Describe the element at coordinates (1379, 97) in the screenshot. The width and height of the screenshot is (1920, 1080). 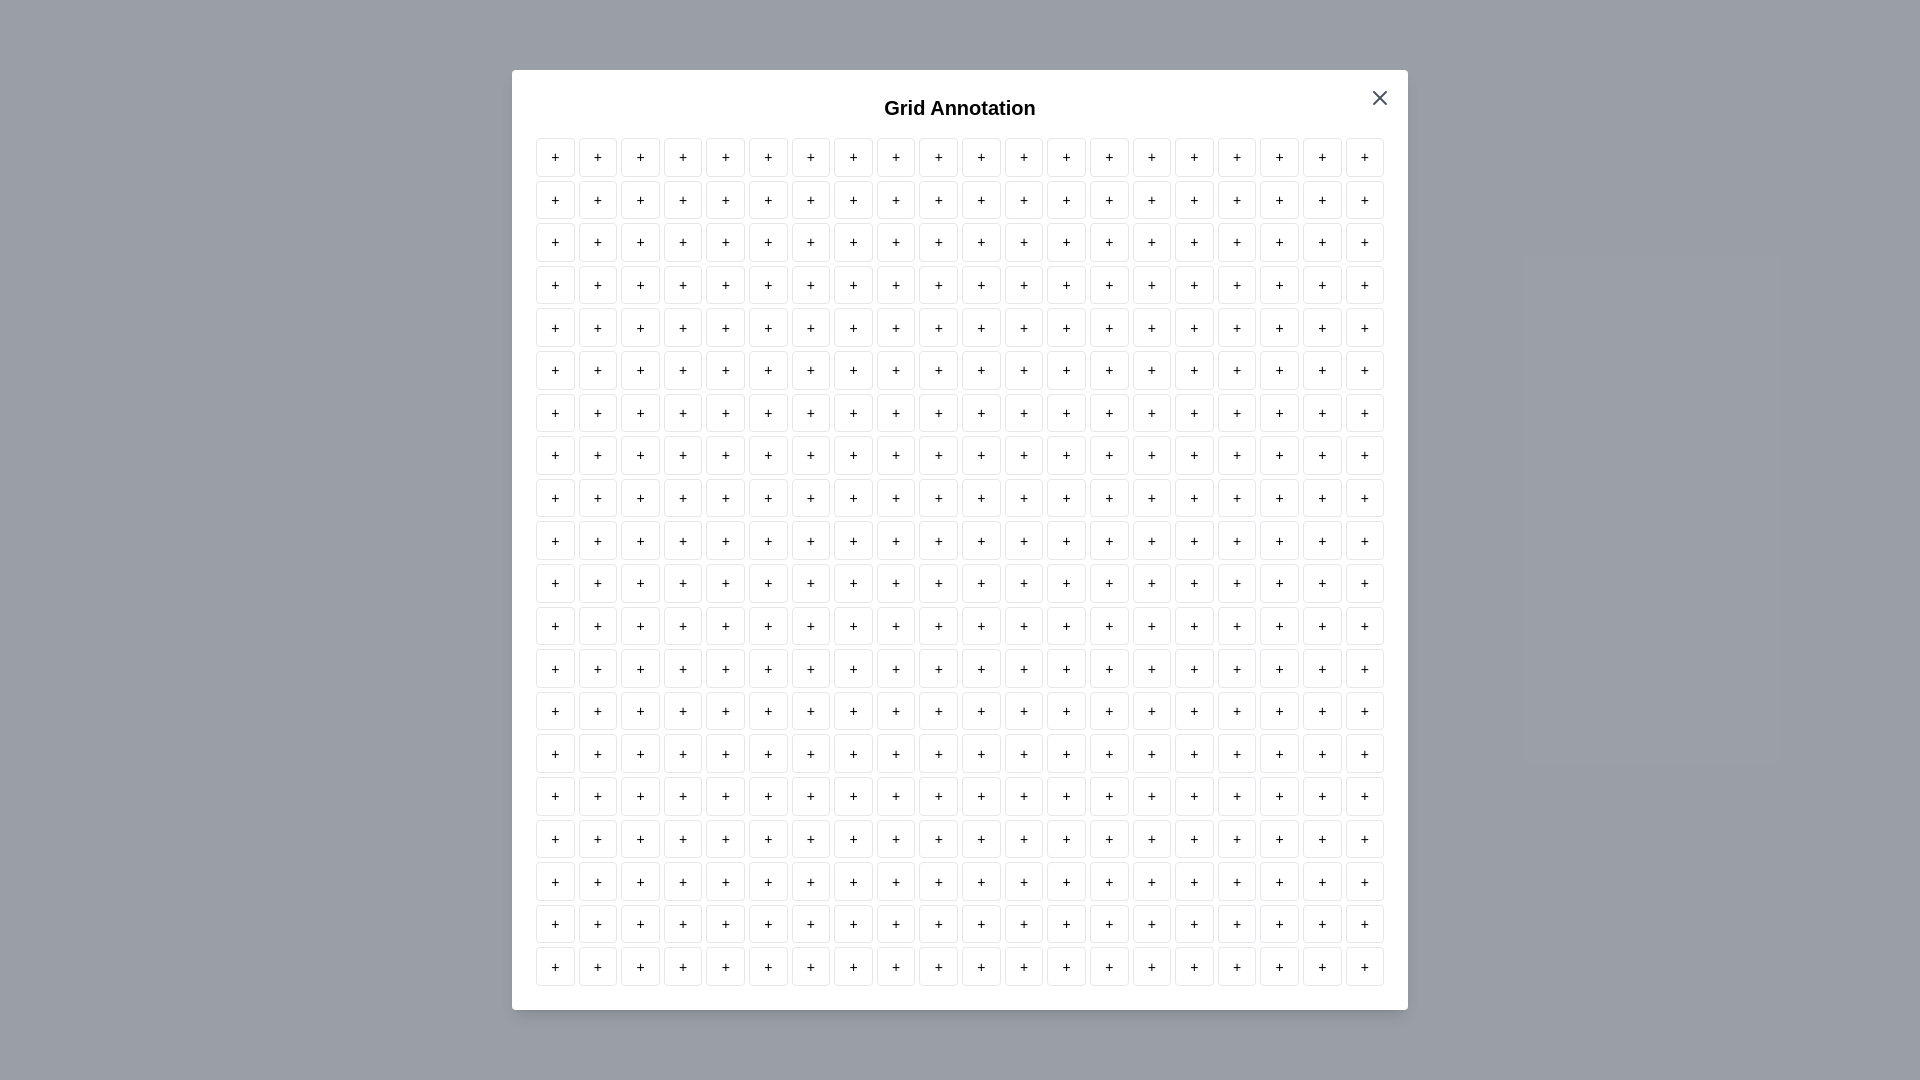
I see `close button to dismiss the dialog` at that location.